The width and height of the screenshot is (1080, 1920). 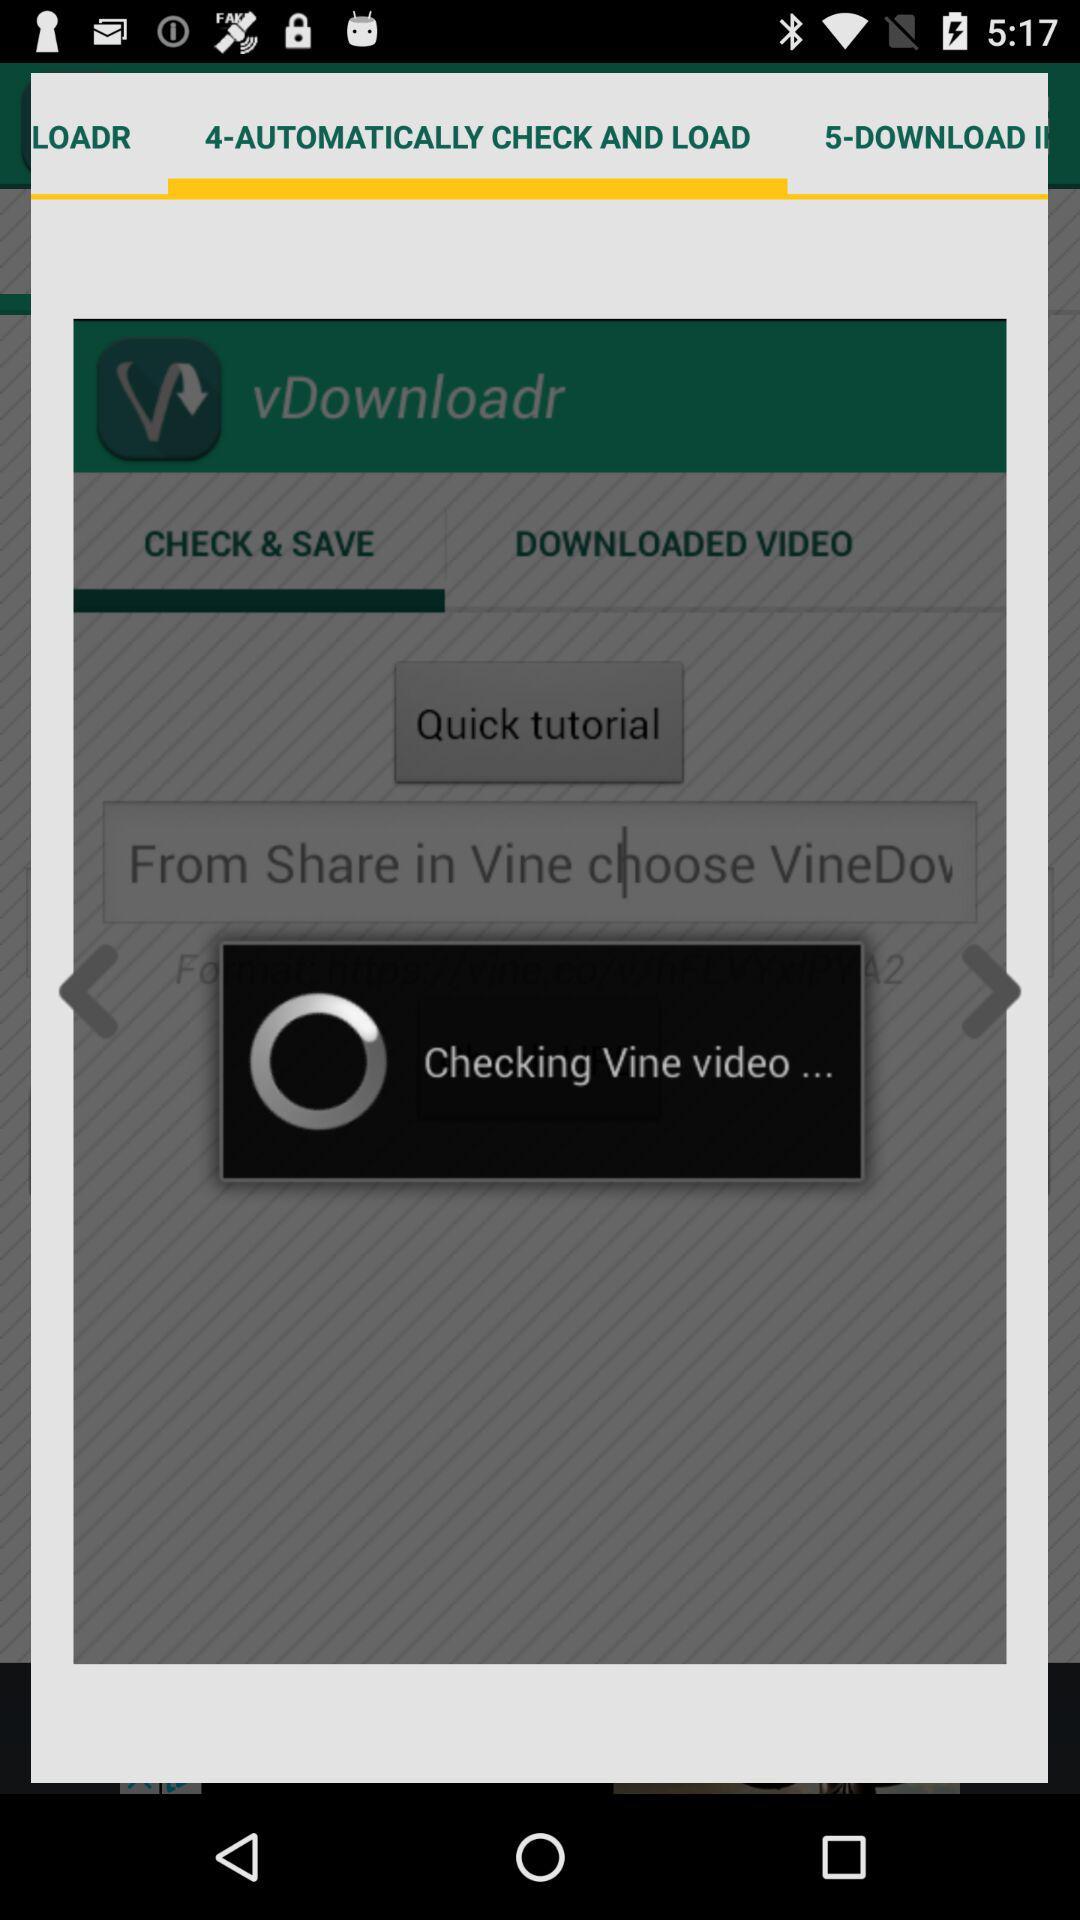 What do you see at coordinates (99, 135) in the screenshot?
I see `item to the left of the 4 automatically check` at bounding box center [99, 135].